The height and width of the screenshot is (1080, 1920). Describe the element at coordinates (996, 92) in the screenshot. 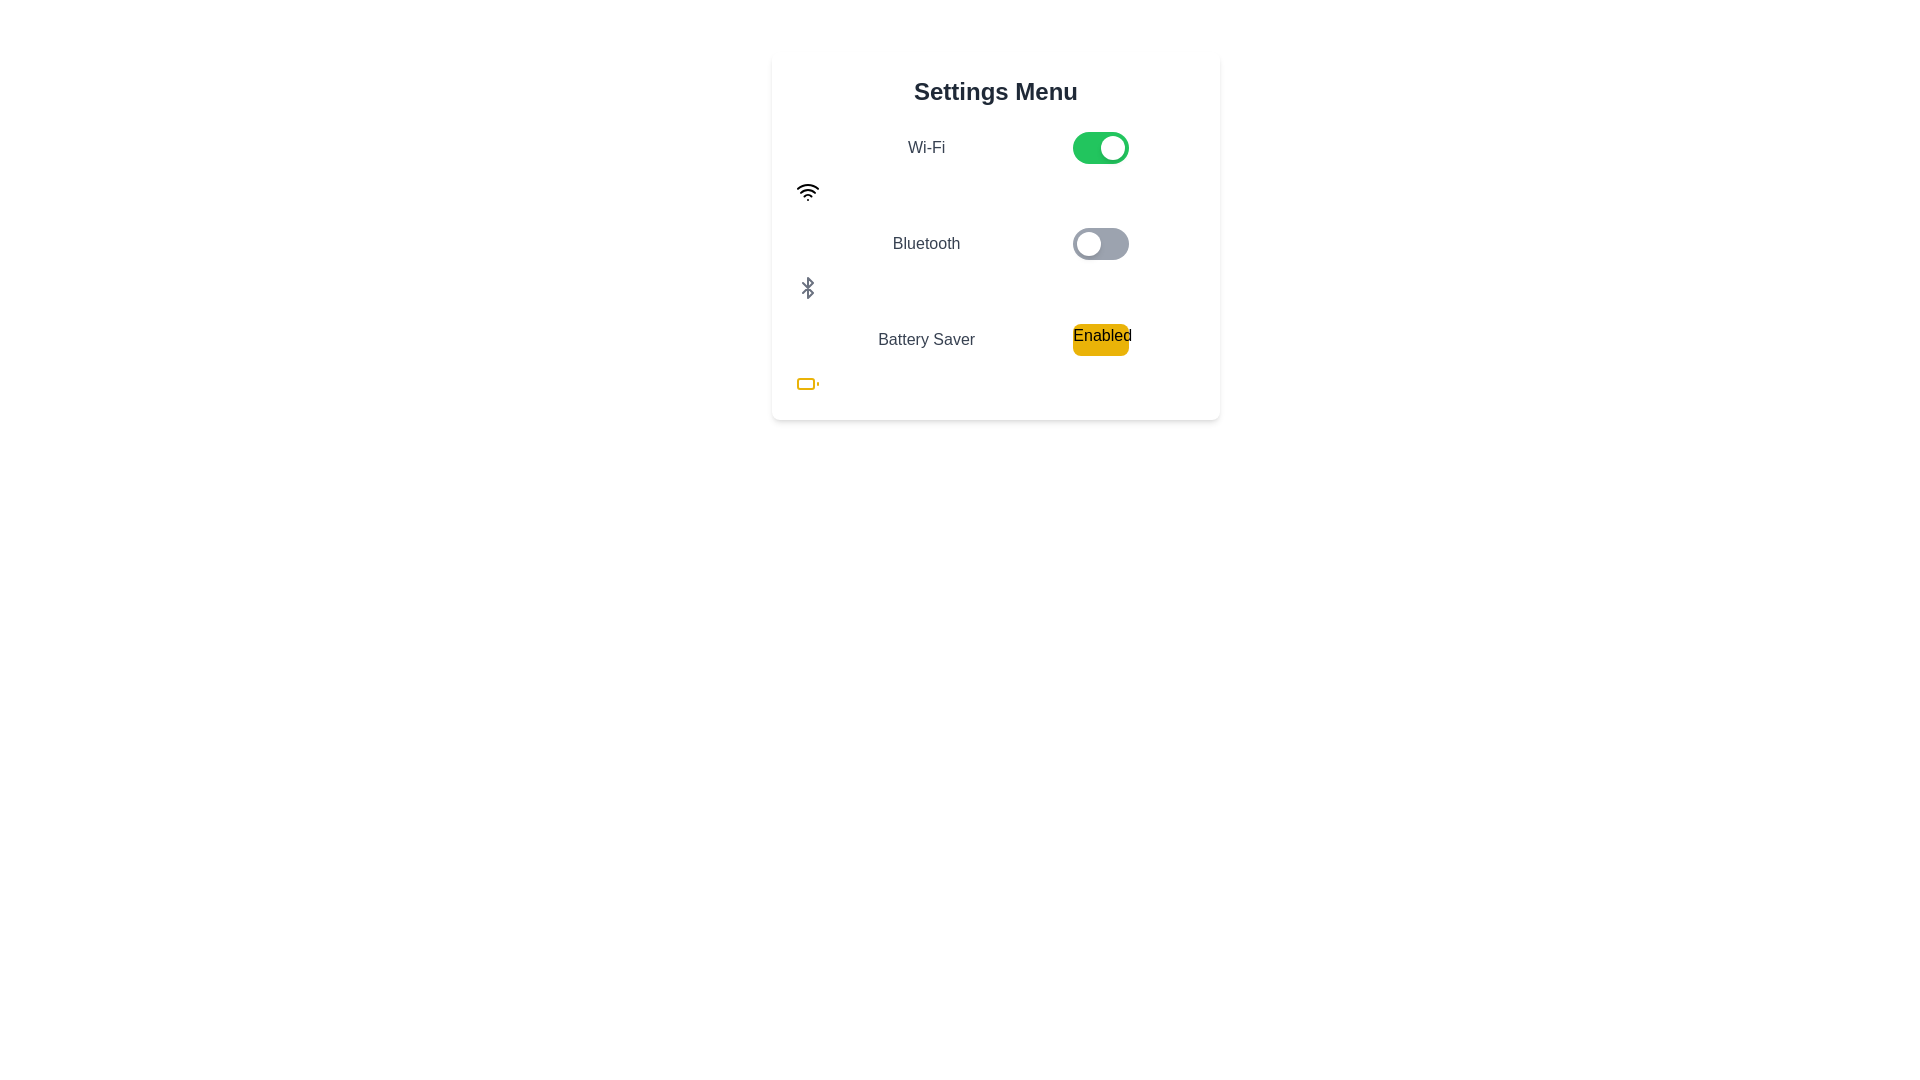

I see `the settings menu title text label located at the top of the settings menu interface, centered horizontally, which indicates the purpose of the surrounding UI components` at that location.